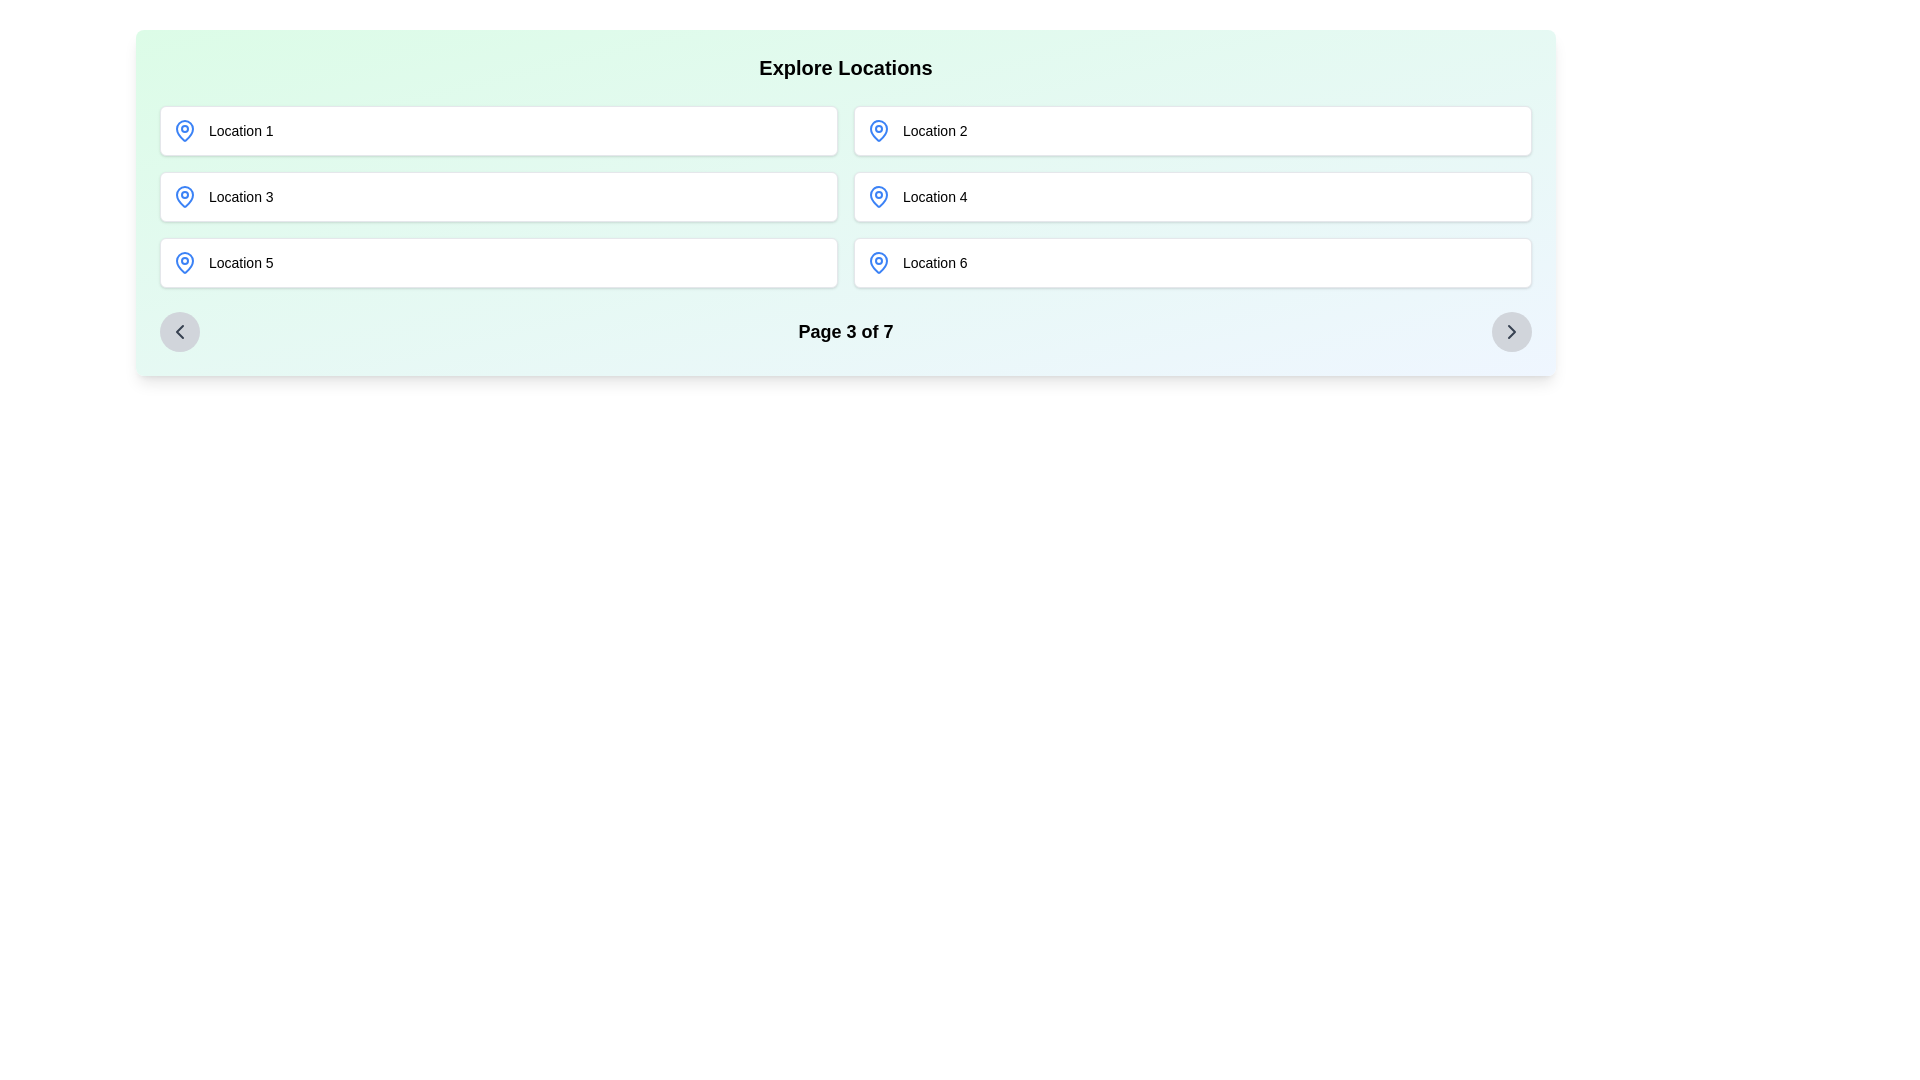 This screenshot has height=1080, width=1920. What do you see at coordinates (1512, 330) in the screenshot?
I see `the chevron icon located at the bottom-right corner of the circular button` at bounding box center [1512, 330].